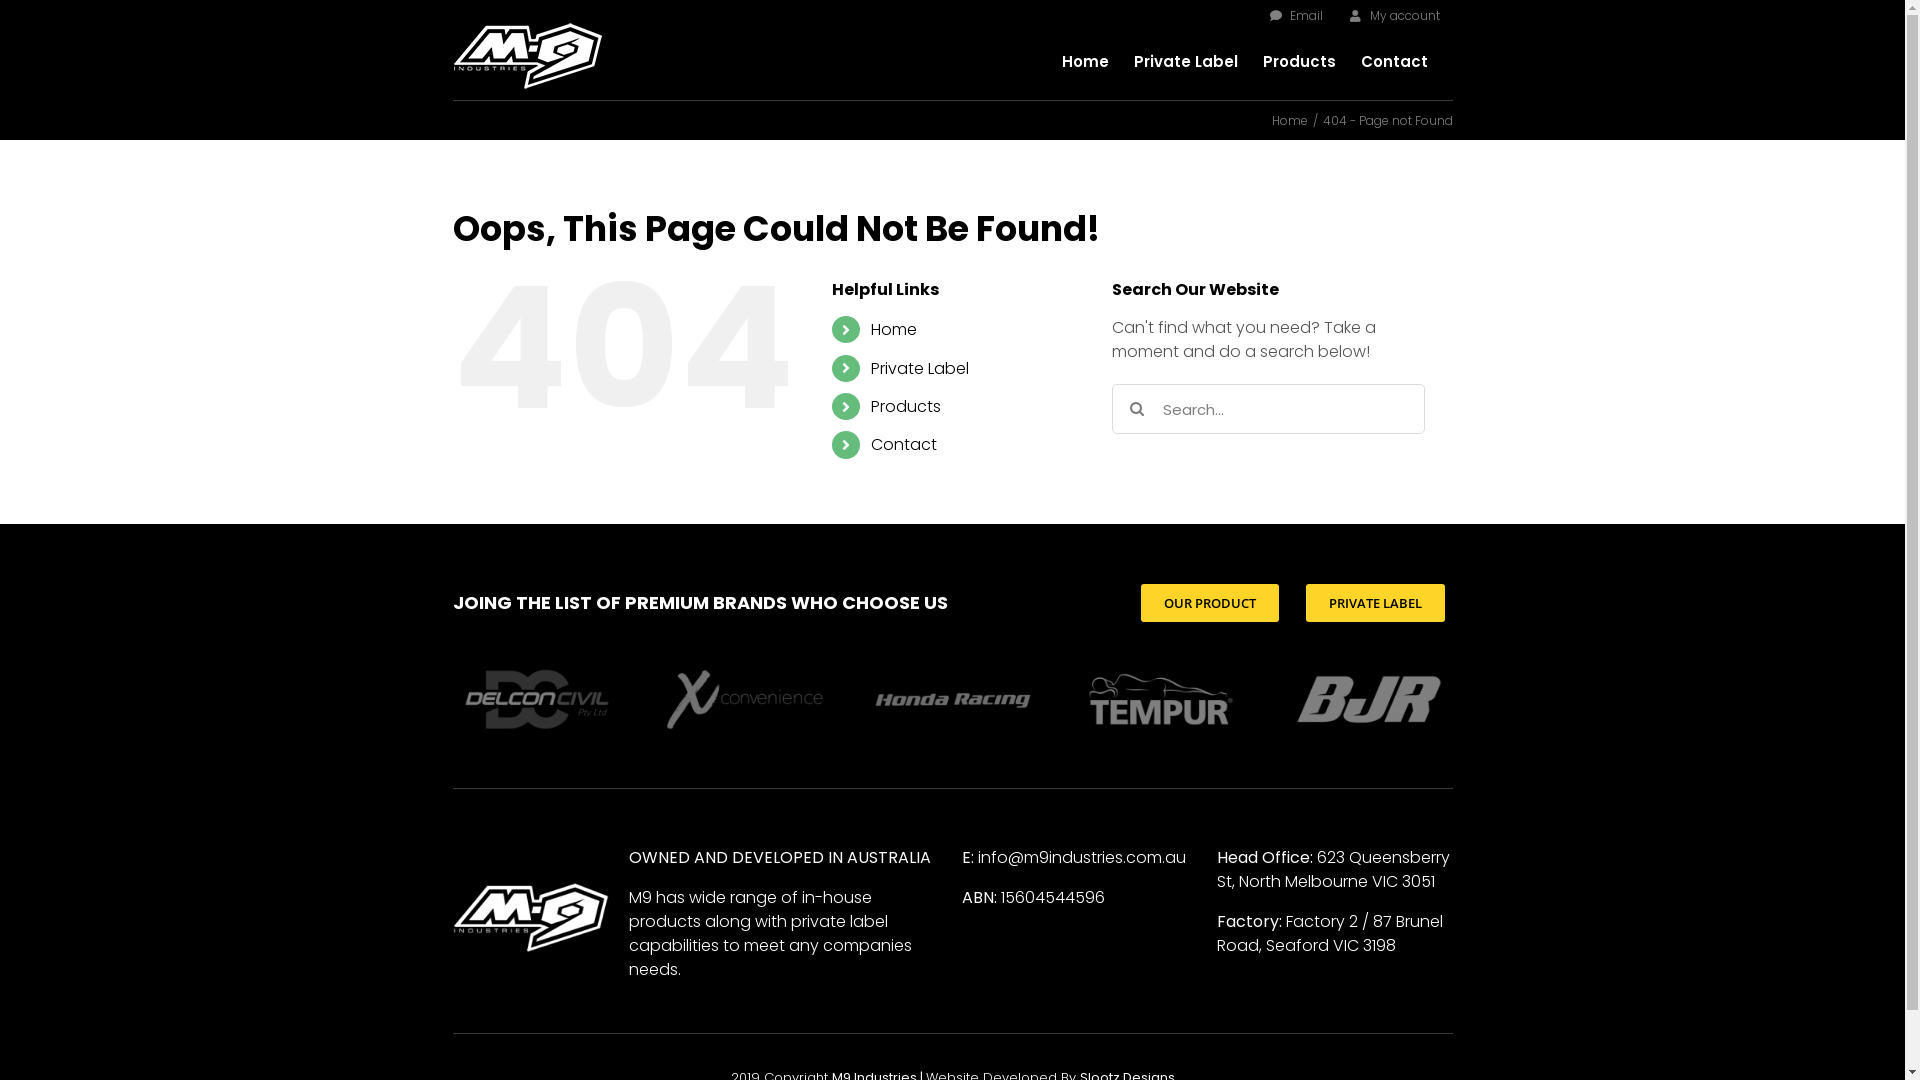 This screenshot has height=1080, width=1920. Describe the element at coordinates (743, 698) in the screenshot. I see `'Partner-Logo-X-Convenience@2x'` at that location.